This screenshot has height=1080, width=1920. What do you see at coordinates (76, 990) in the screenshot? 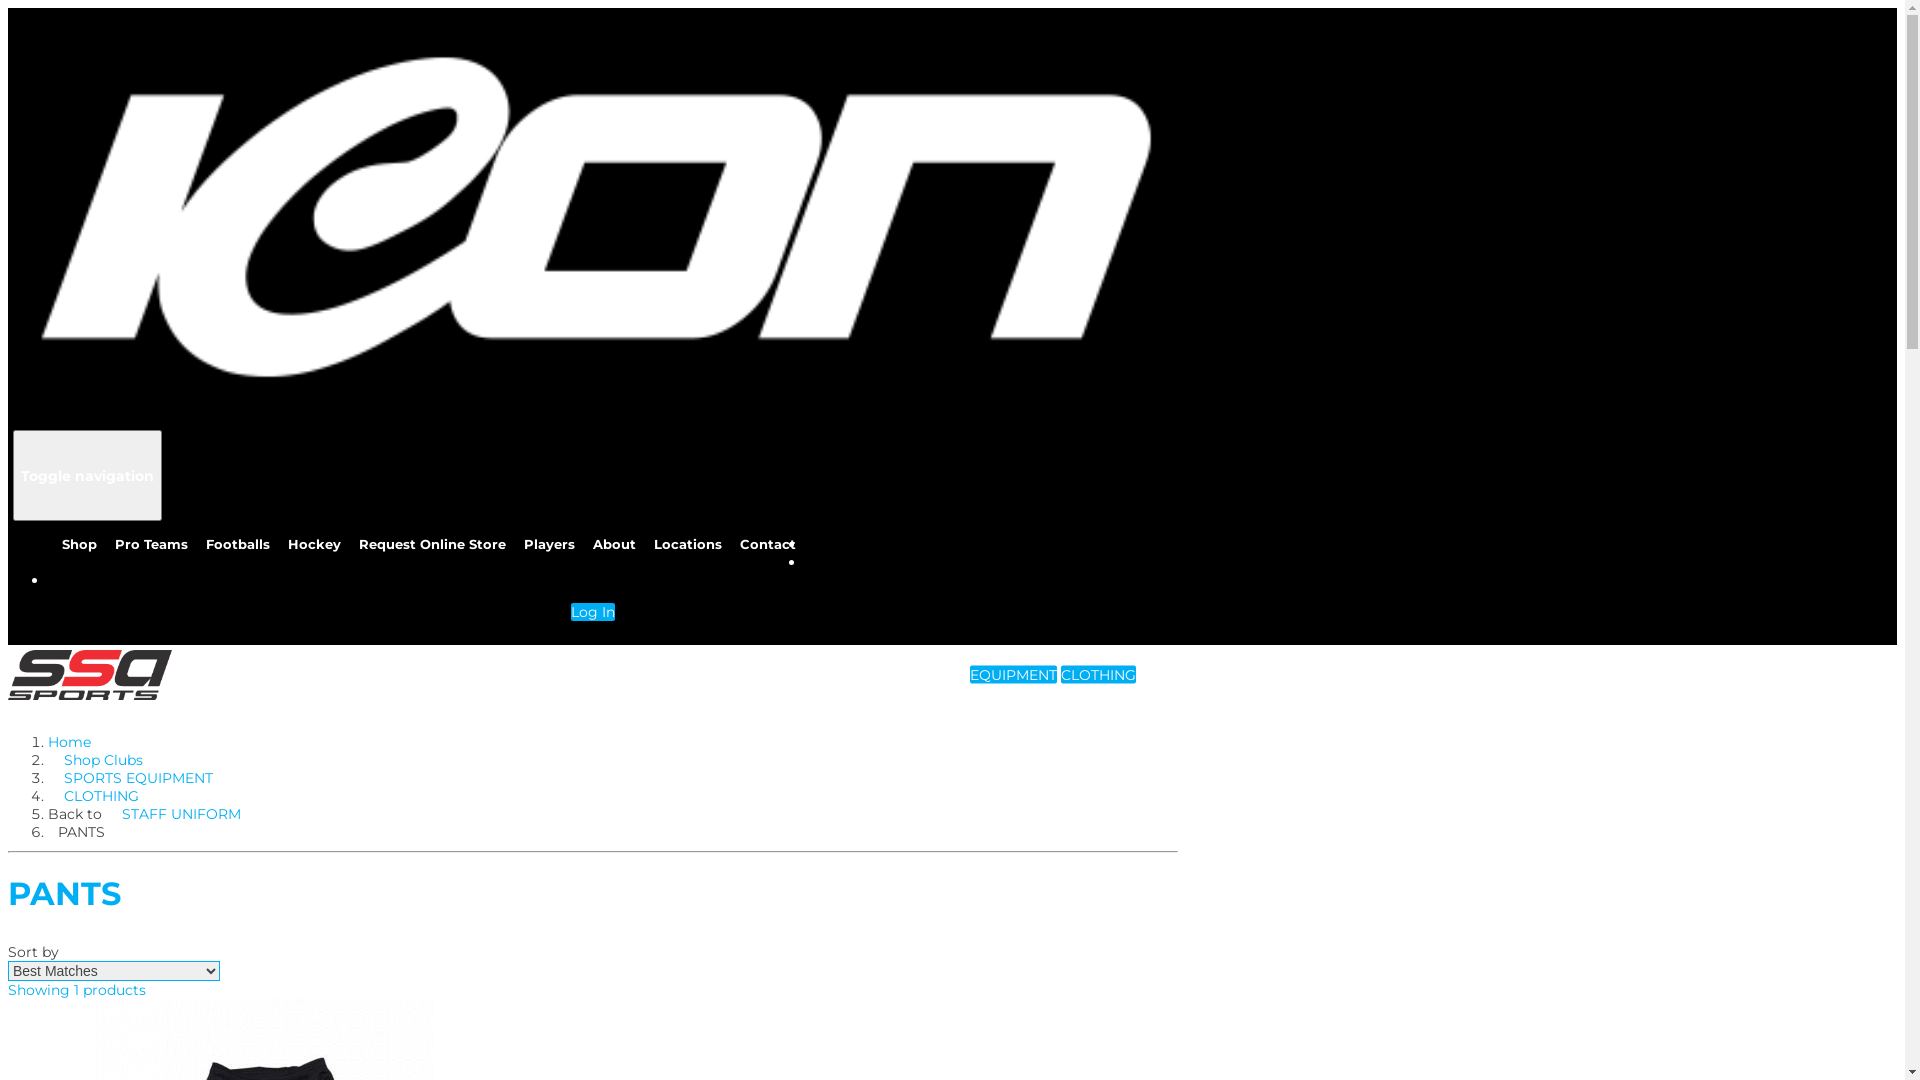
I see `'Showing 1 products'` at bounding box center [76, 990].